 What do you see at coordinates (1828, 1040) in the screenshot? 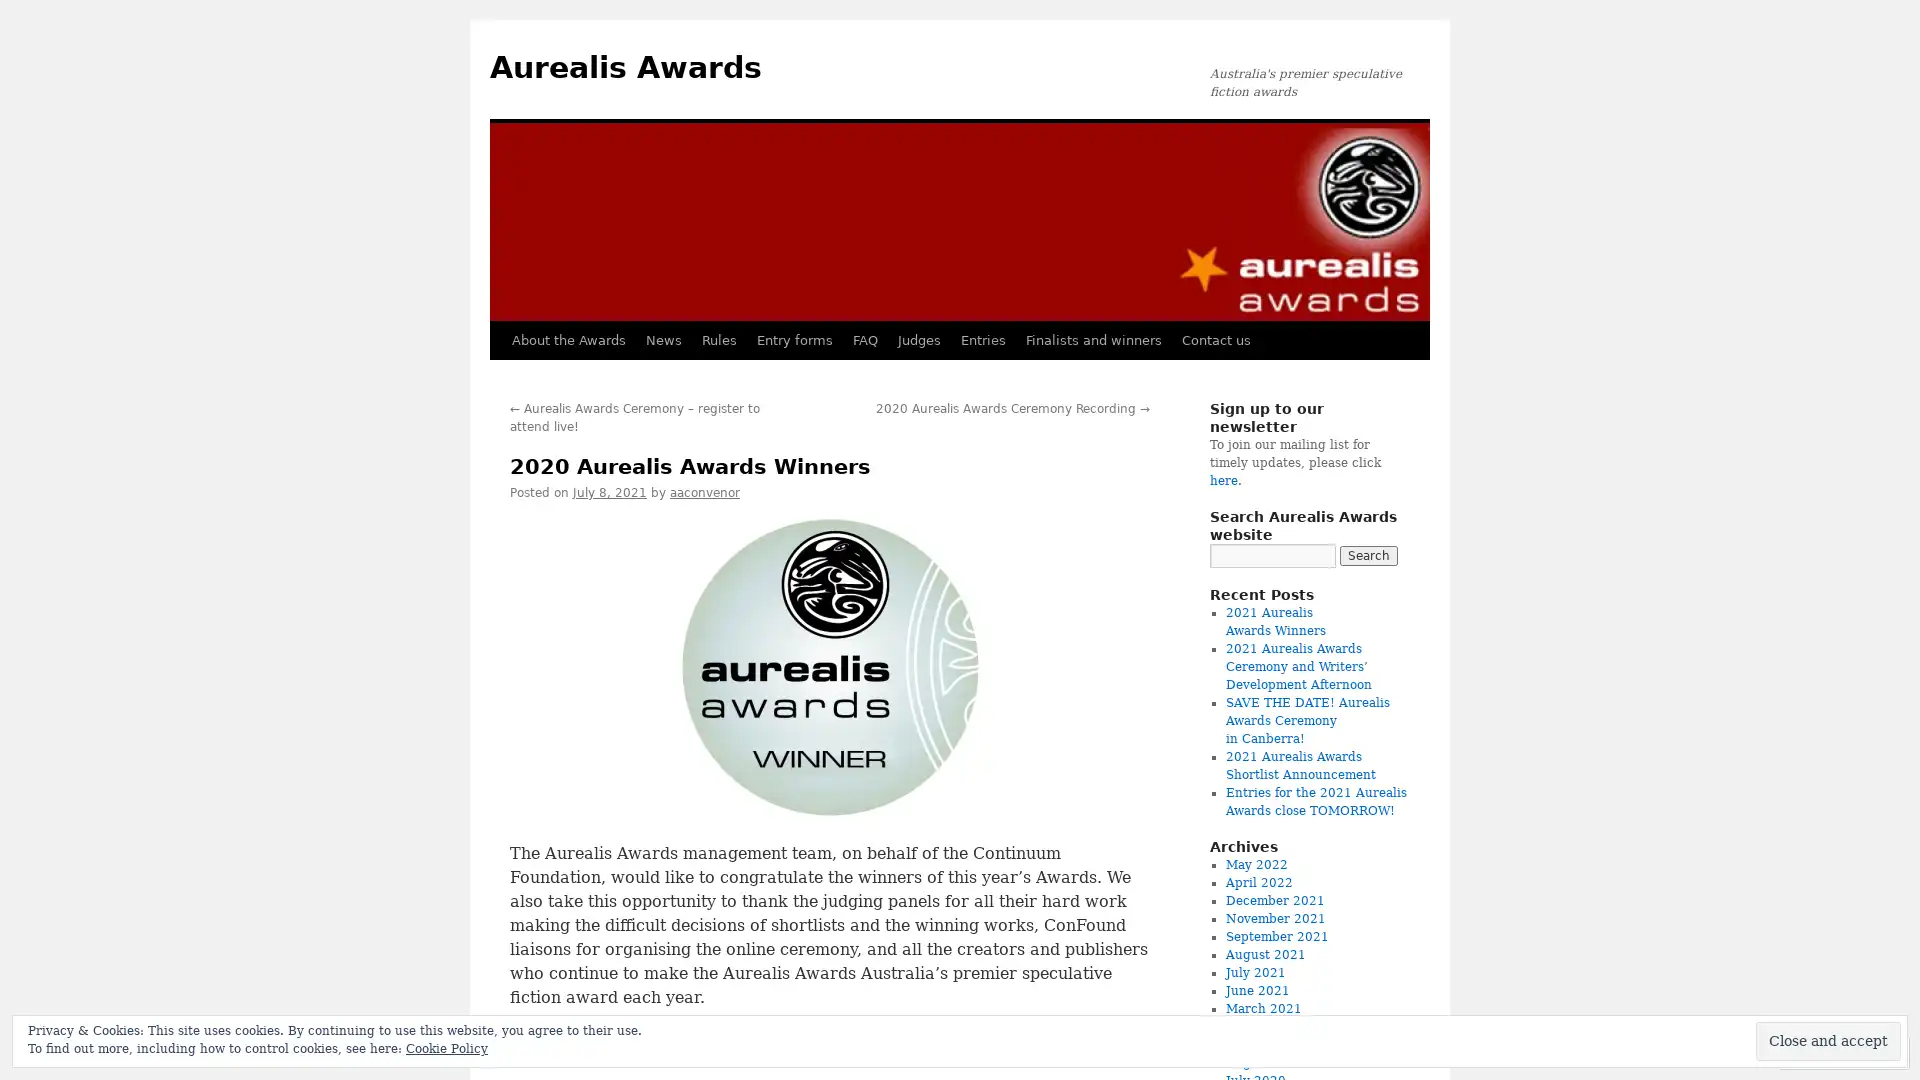
I see `Close and accept` at bounding box center [1828, 1040].